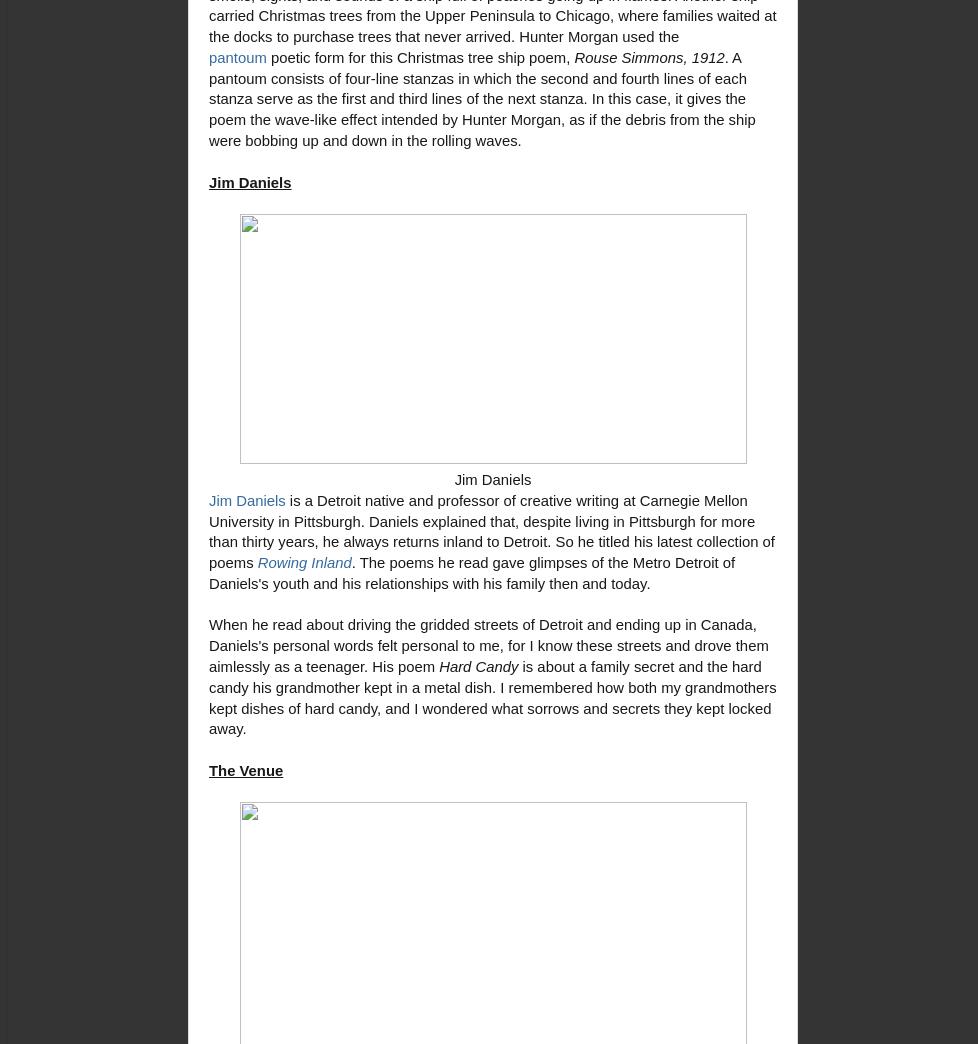  Describe the element at coordinates (302, 562) in the screenshot. I see `'Rowing Inland'` at that location.